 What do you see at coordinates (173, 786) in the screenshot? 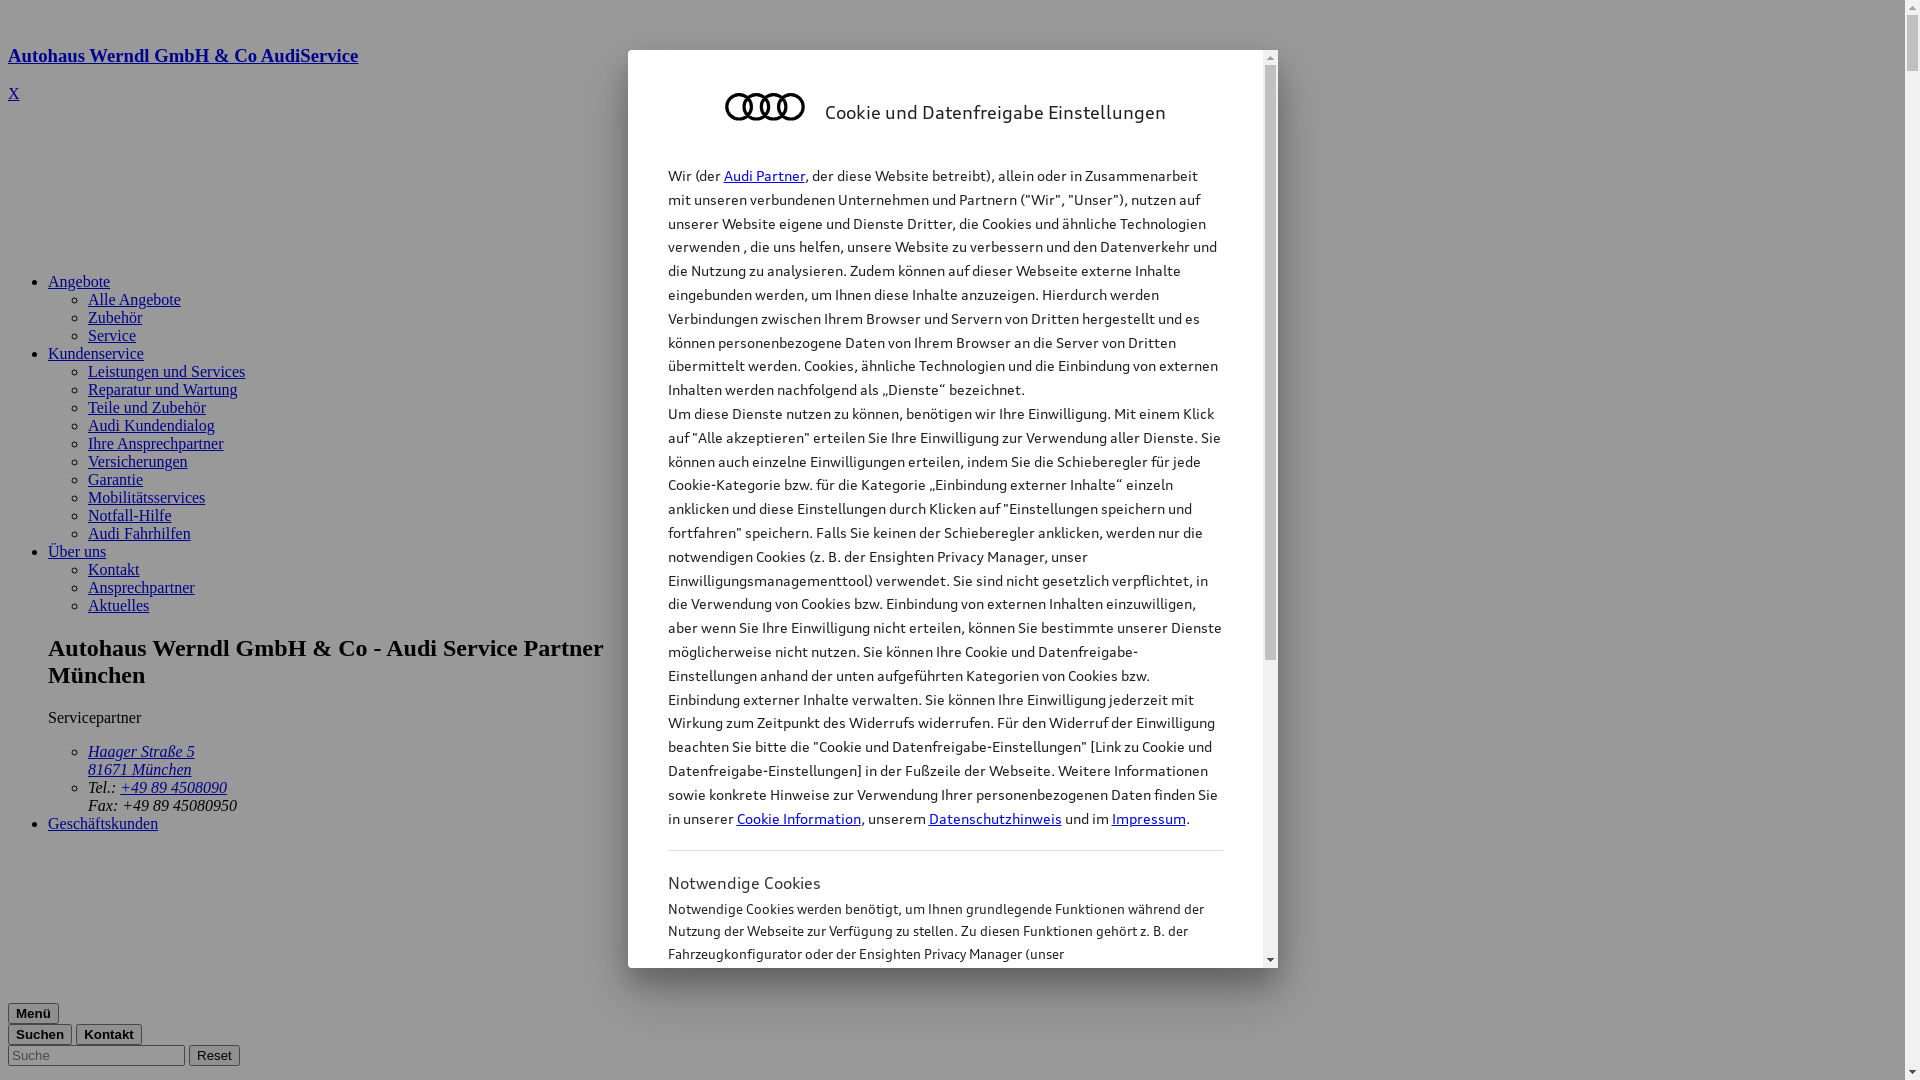
I see `'+49 89 4508090'` at bounding box center [173, 786].